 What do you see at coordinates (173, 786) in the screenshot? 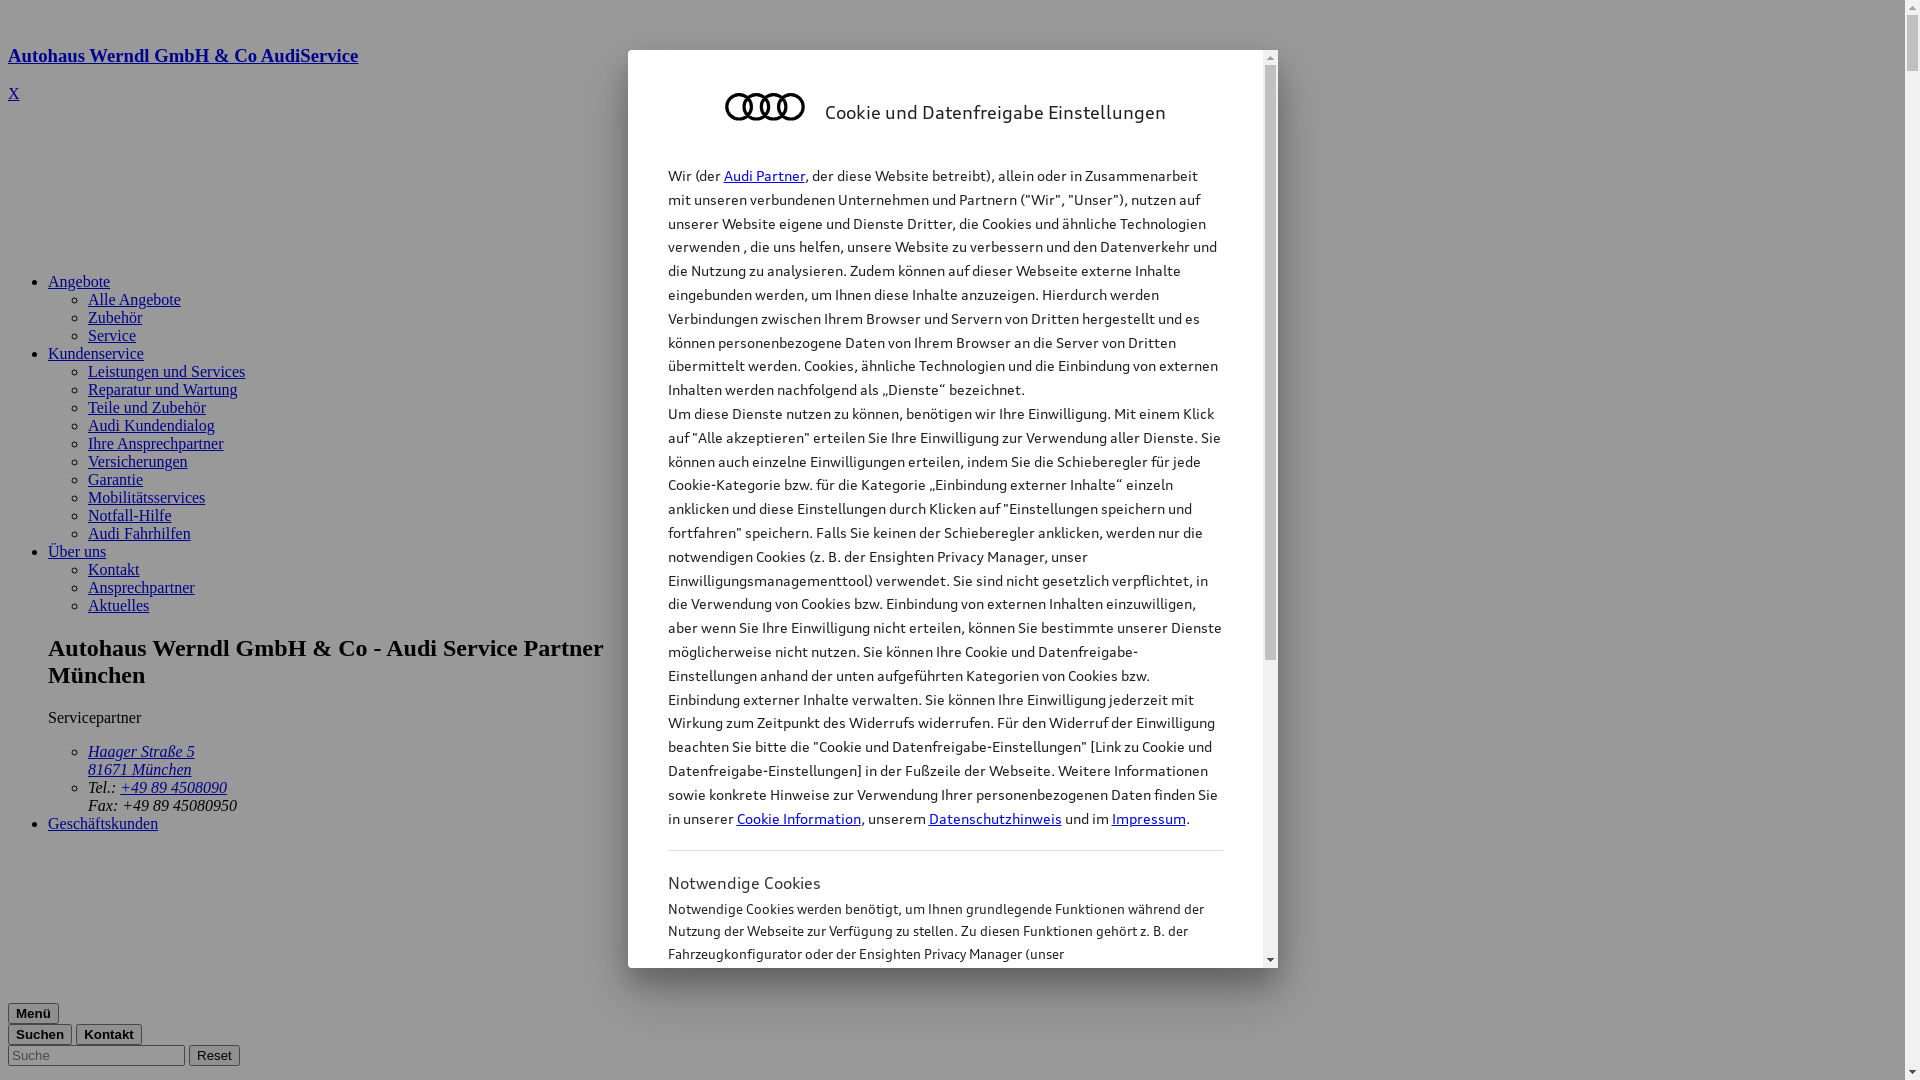
I see `'+49 89 4508090'` at bounding box center [173, 786].